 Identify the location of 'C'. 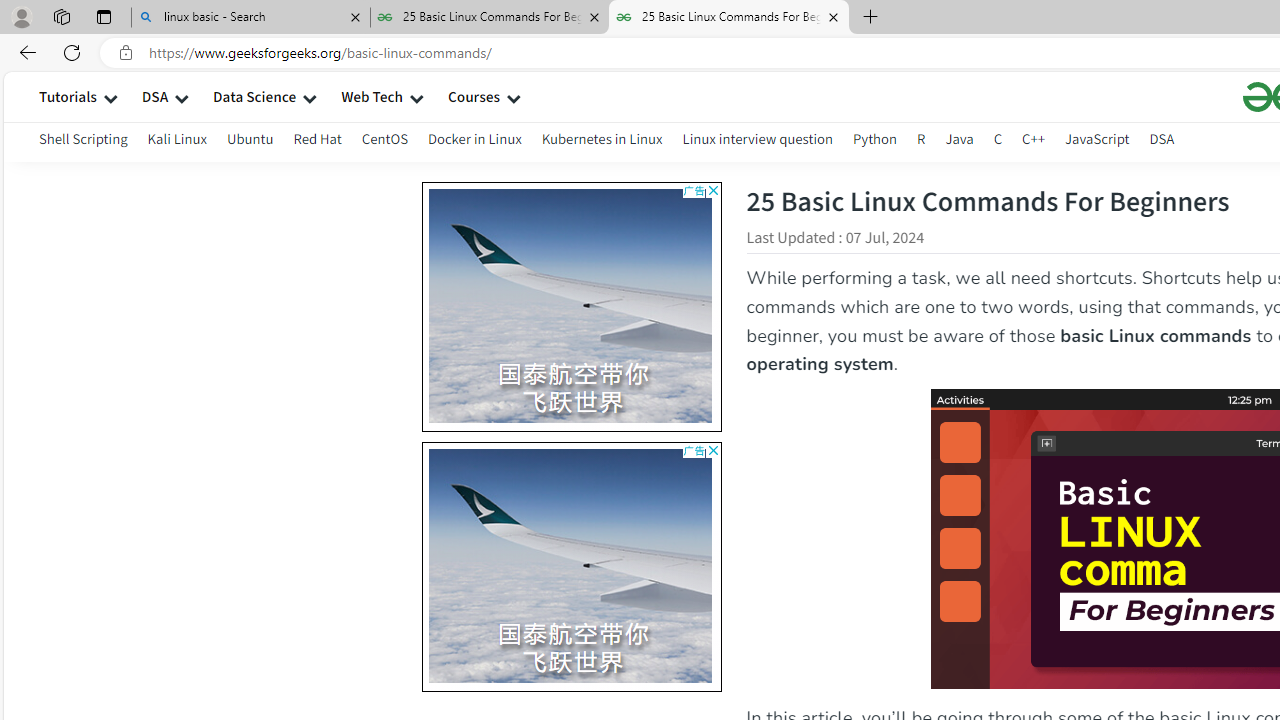
(997, 138).